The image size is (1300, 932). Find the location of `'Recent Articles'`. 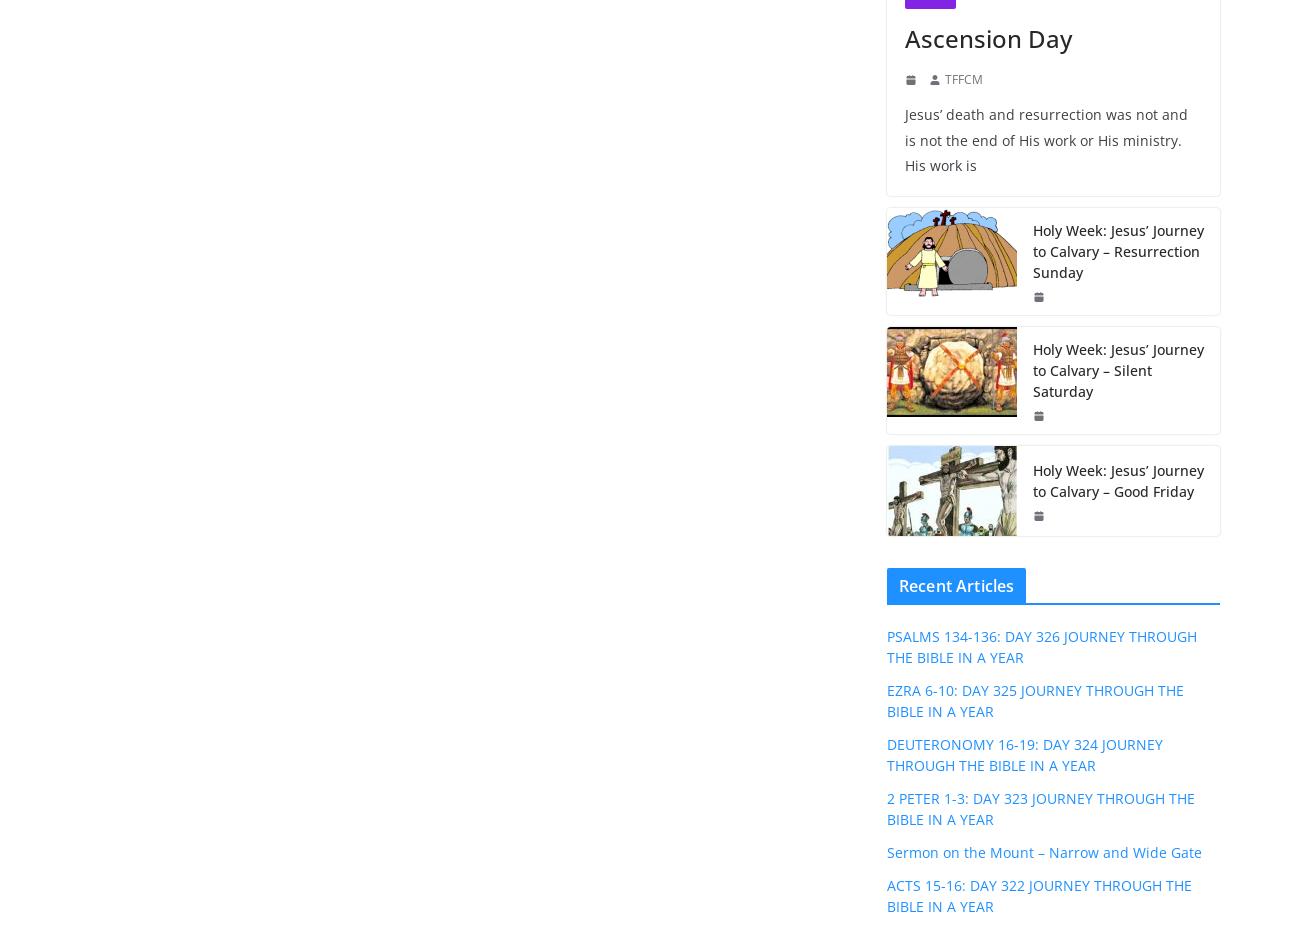

'Recent Articles' is located at coordinates (897, 585).